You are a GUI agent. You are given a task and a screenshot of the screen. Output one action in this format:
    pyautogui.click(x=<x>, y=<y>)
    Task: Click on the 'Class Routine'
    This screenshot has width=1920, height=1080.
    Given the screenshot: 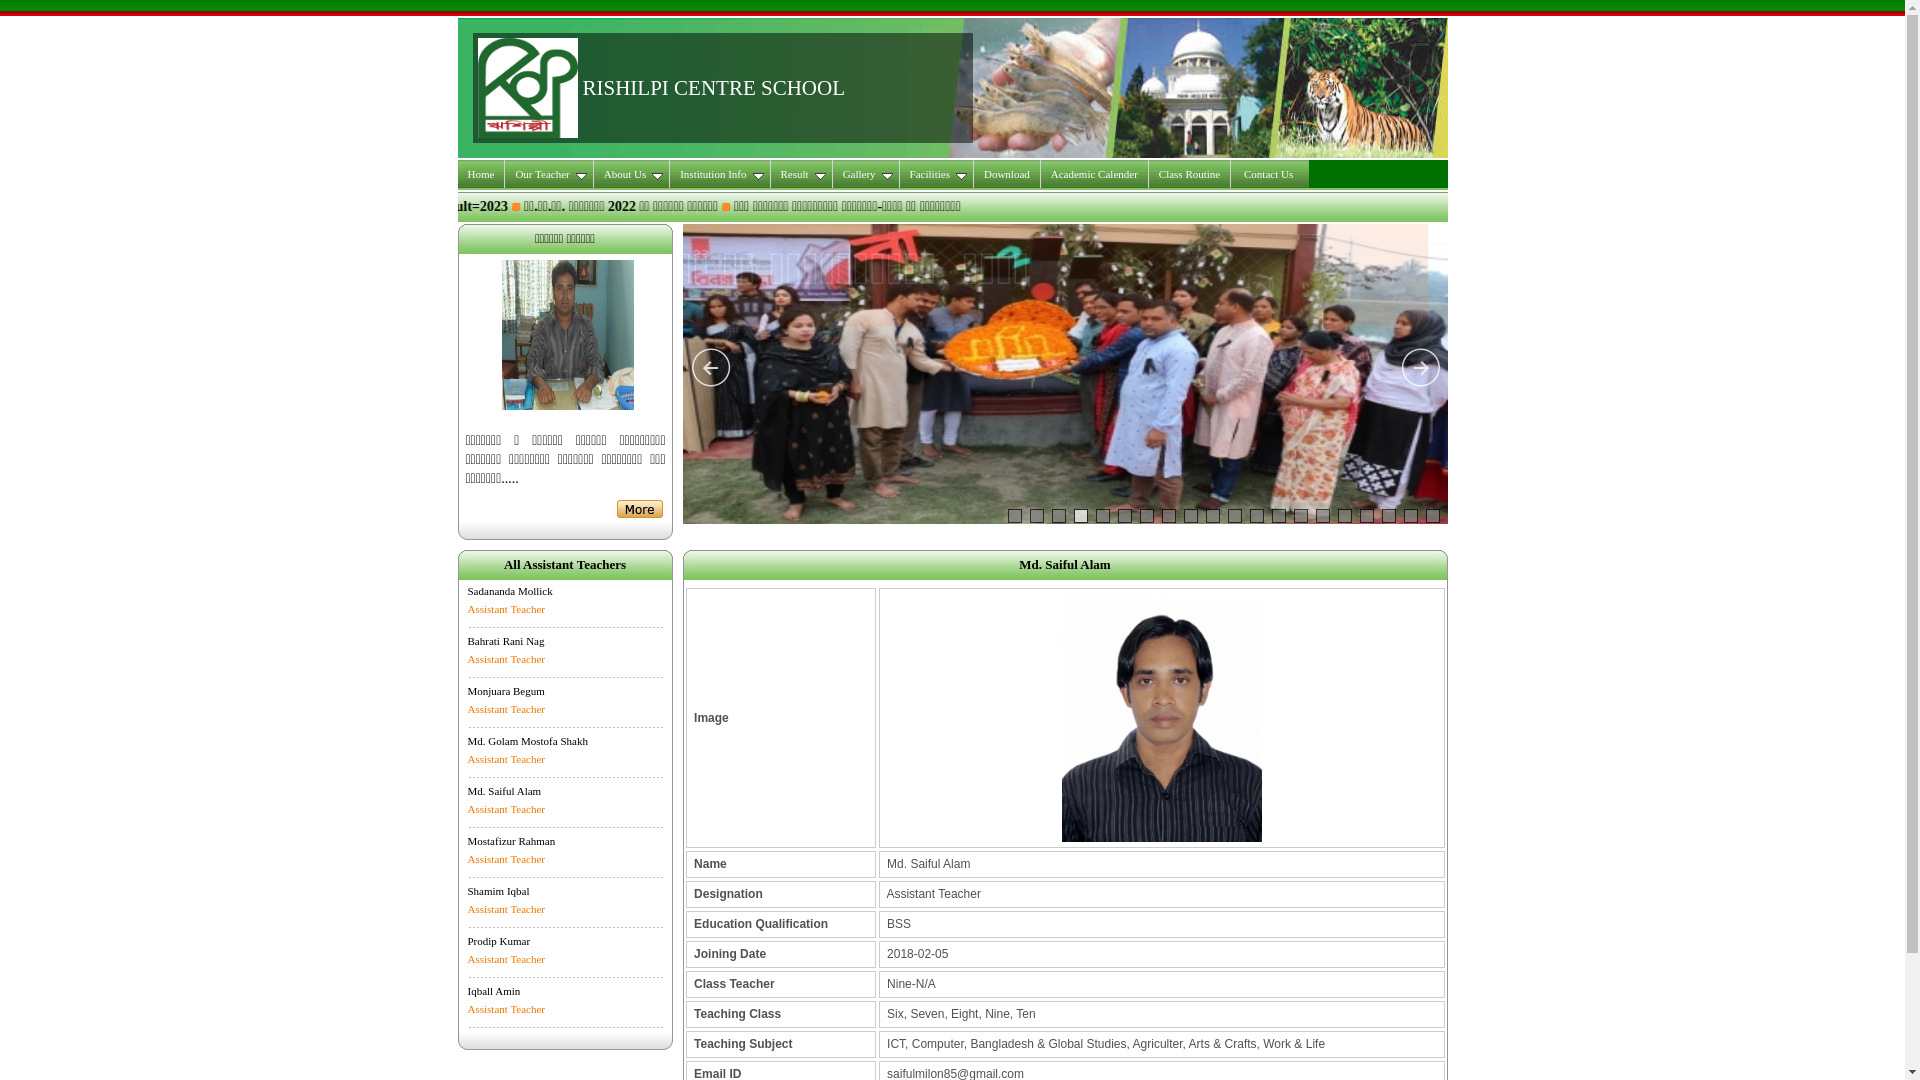 What is the action you would take?
    pyautogui.click(x=1190, y=172)
    